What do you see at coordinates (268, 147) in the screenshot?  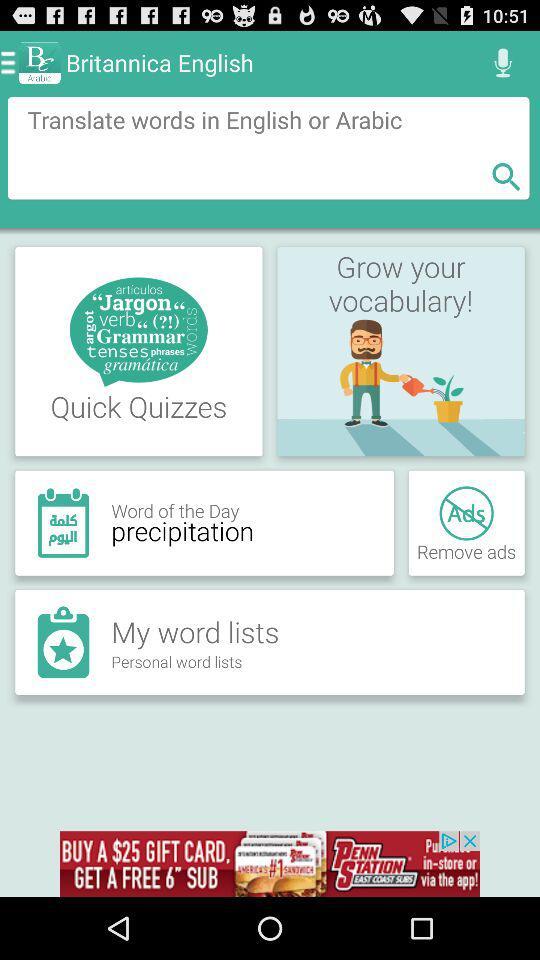 I see `translate text` at bounding box center [268, 147].